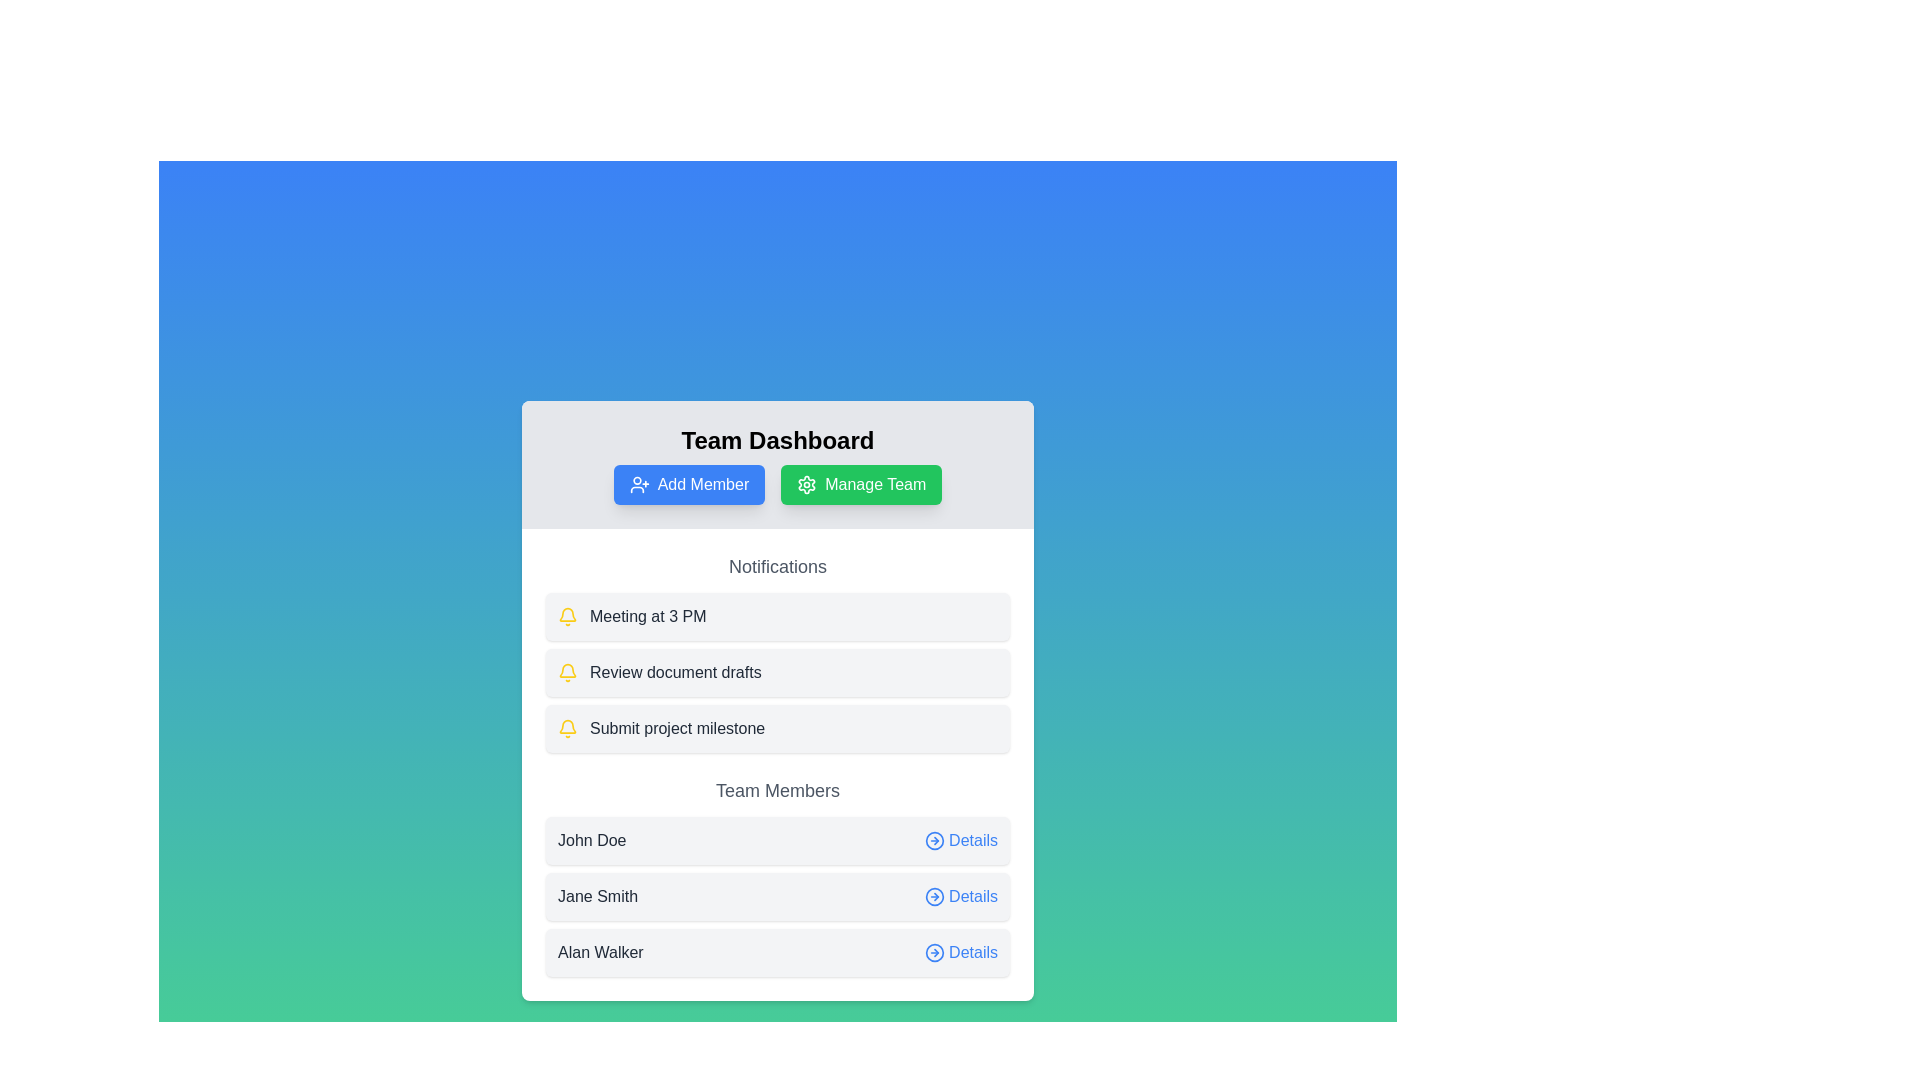  I want to click on the text label identifying the team member named 'John Doe', which is the first item in the 'Team Members' section, located below the 'Notifications' section and to the left of the 'Details' link, so click(591, 840).